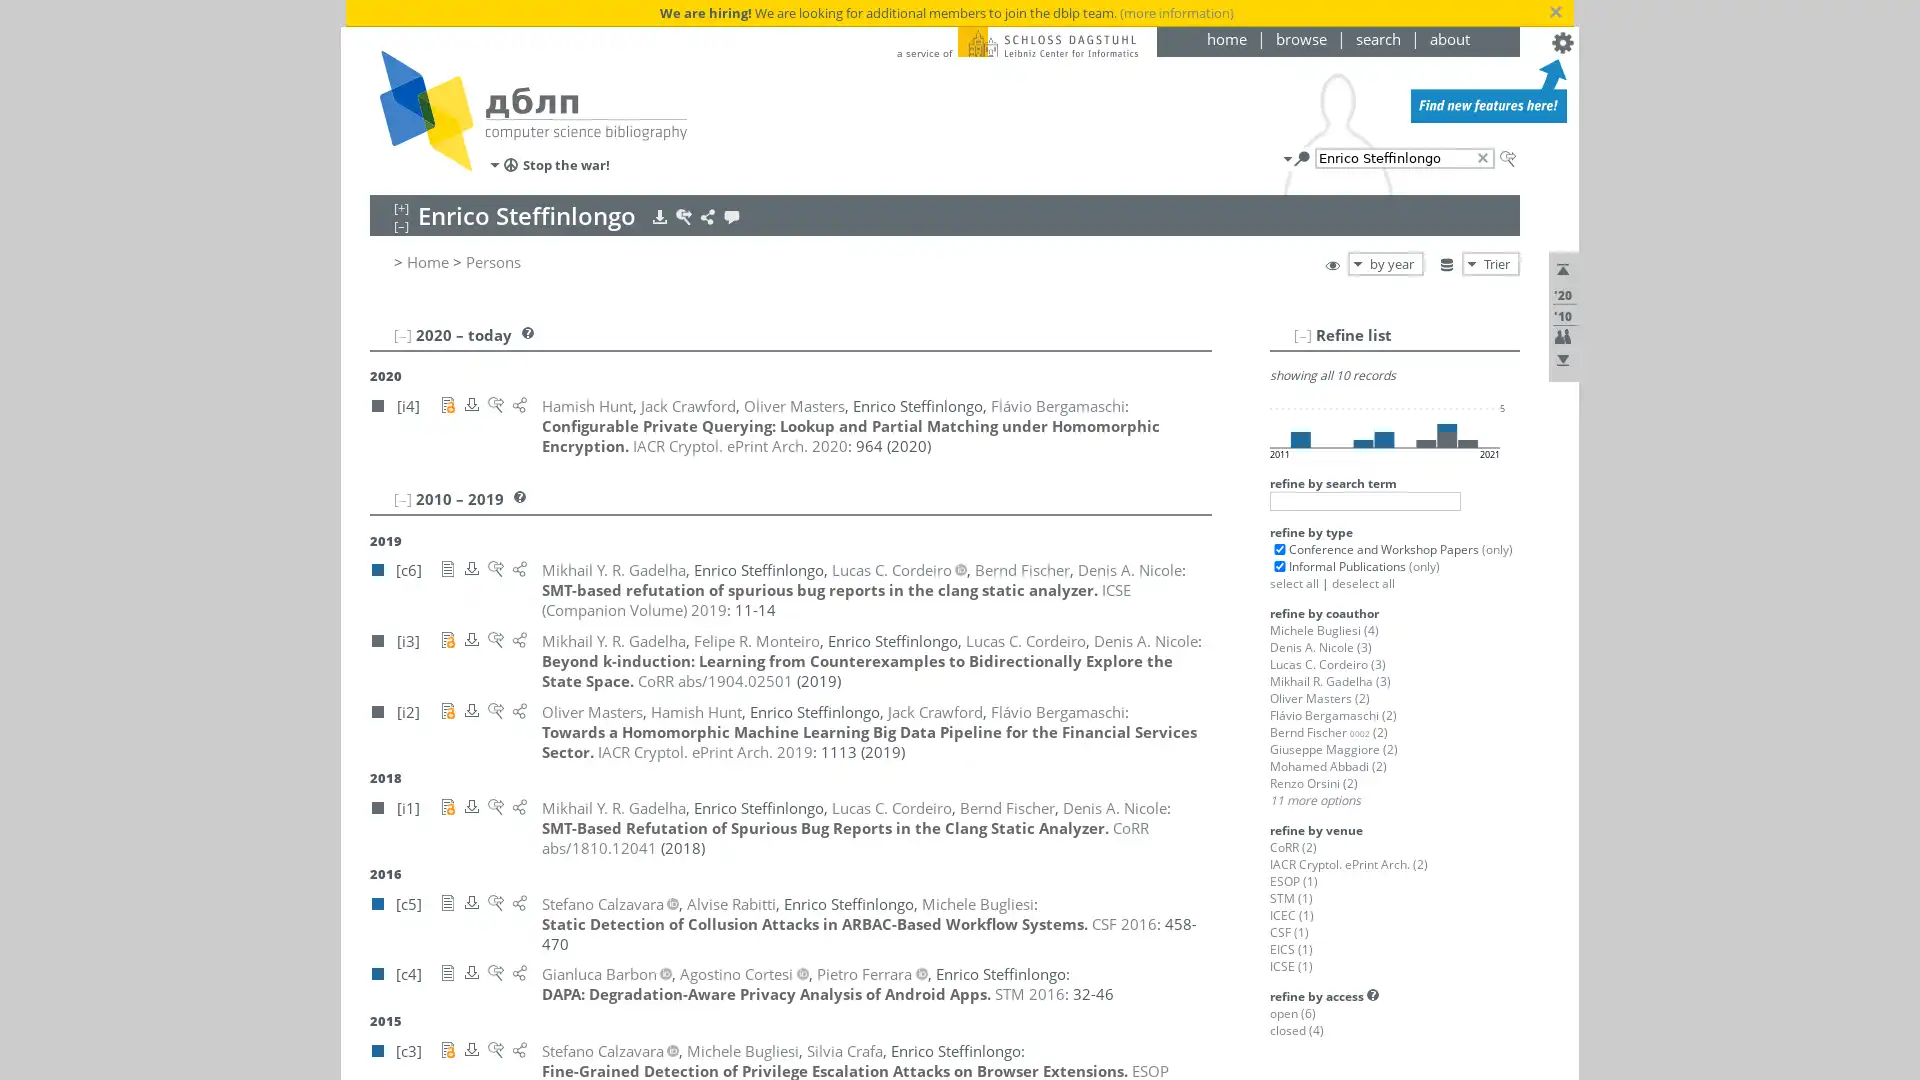 The height and width of the screenshot is (1080, 1920). What do you see at coordinates (1334, 749) in the screenshot?
I see `Giuseppe Maggiore (2)` at bounding box center [1334, 749].